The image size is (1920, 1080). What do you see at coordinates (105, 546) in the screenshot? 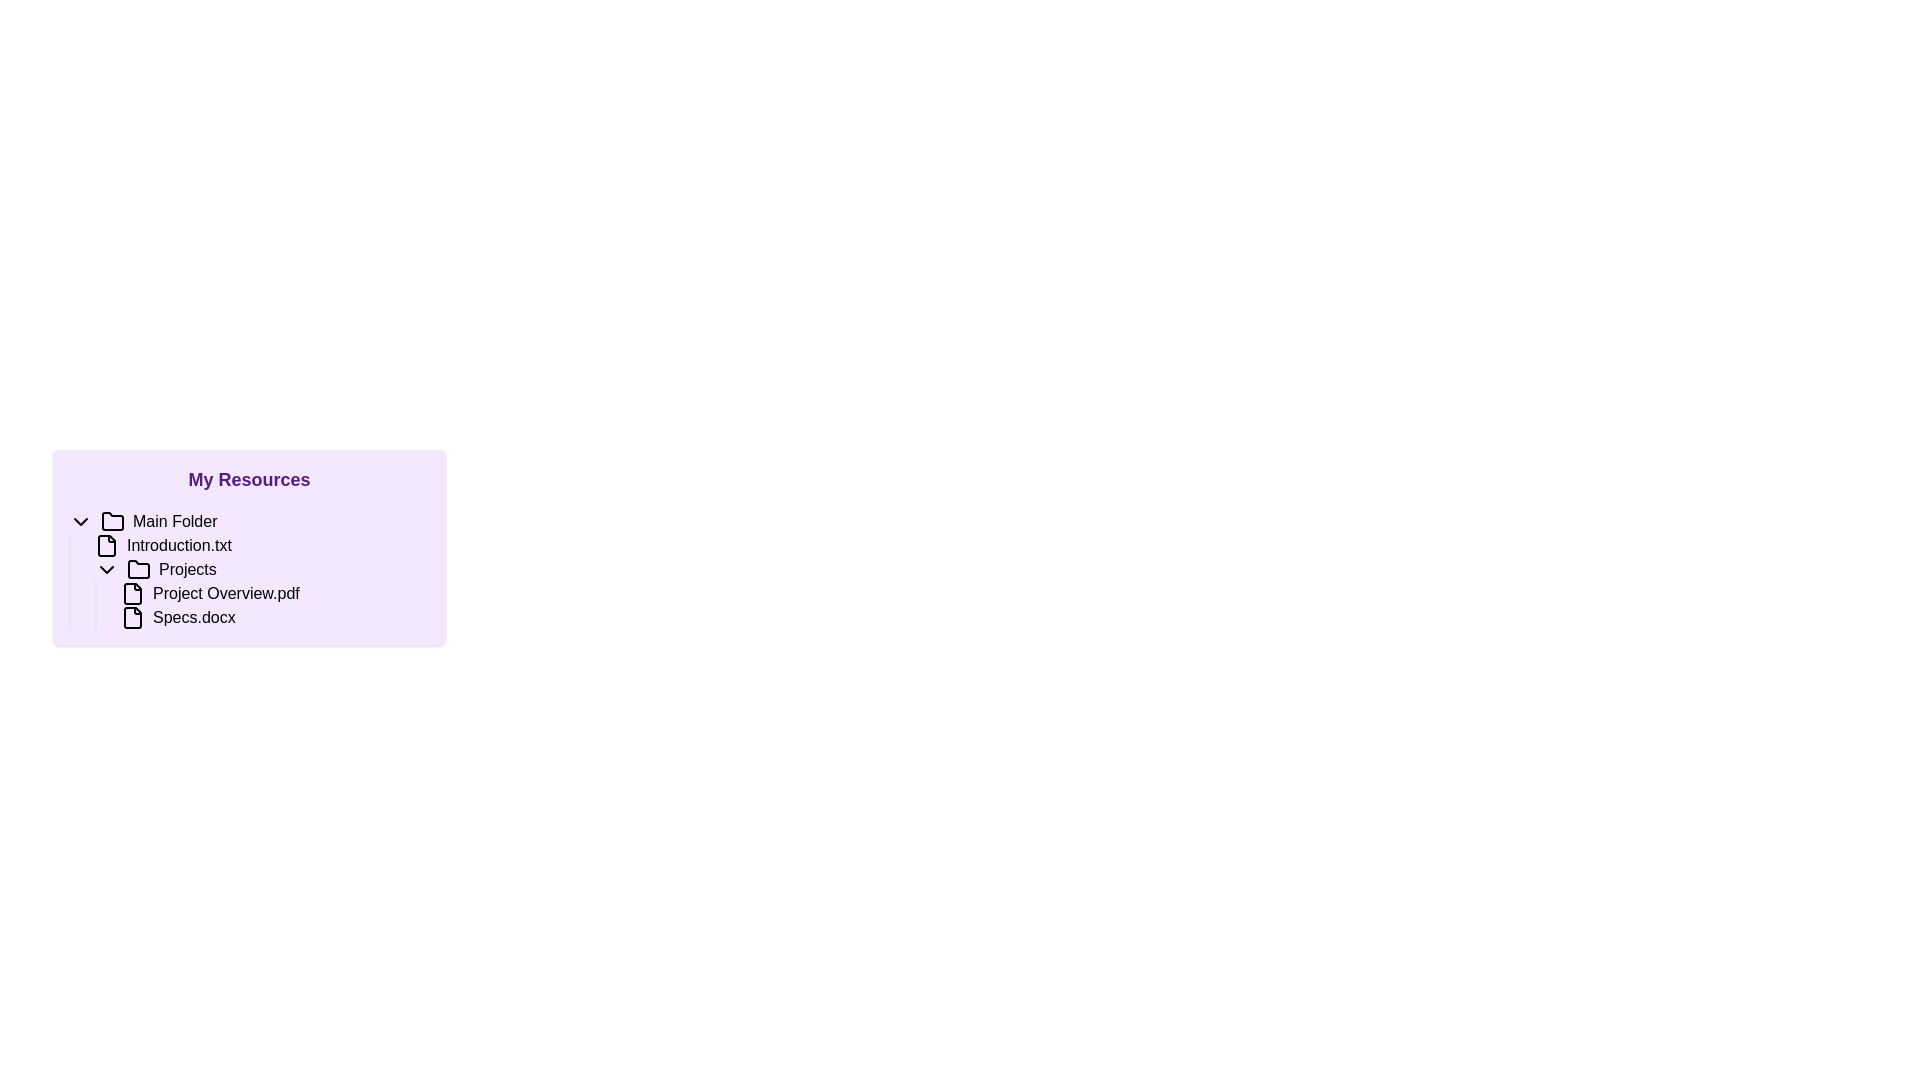
I see `the document icon representing the file 'Introduction.txt' located in the 'My Resources' section, which is the first icon after the 'Main Folder' entry` at bounding box center [105, 546].